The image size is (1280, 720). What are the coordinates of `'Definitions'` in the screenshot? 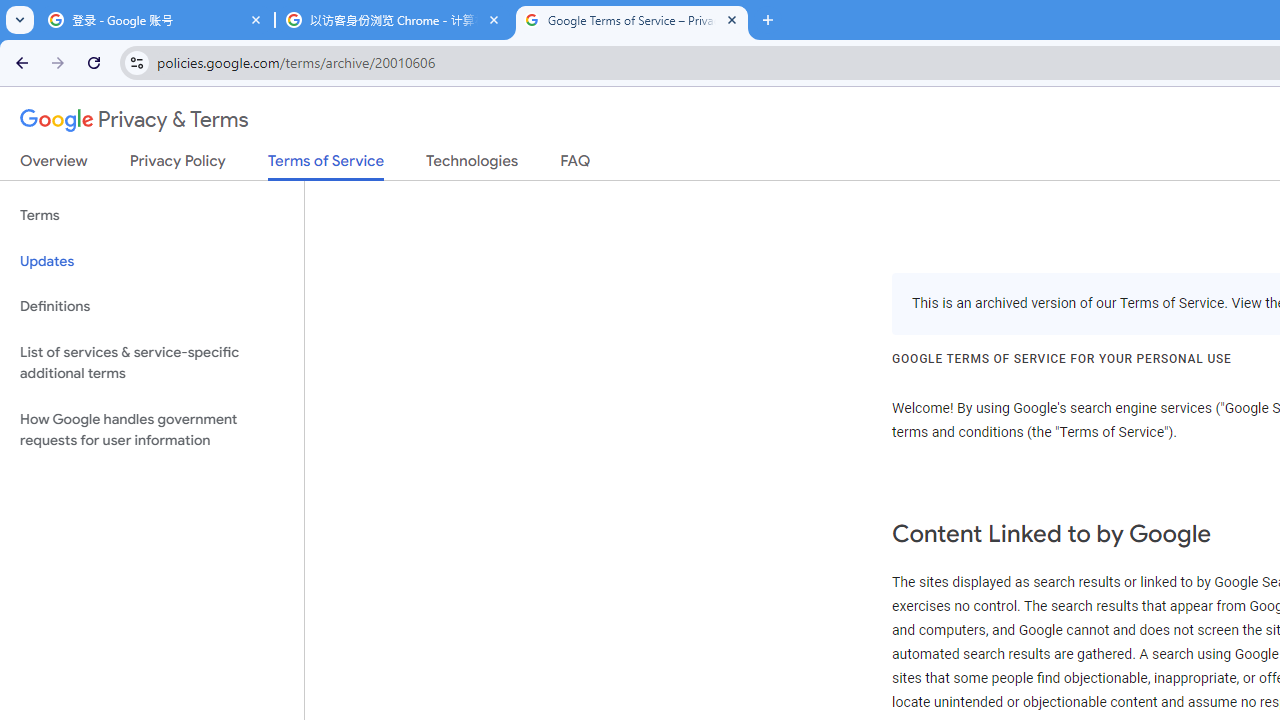 It's located at (151, 306).